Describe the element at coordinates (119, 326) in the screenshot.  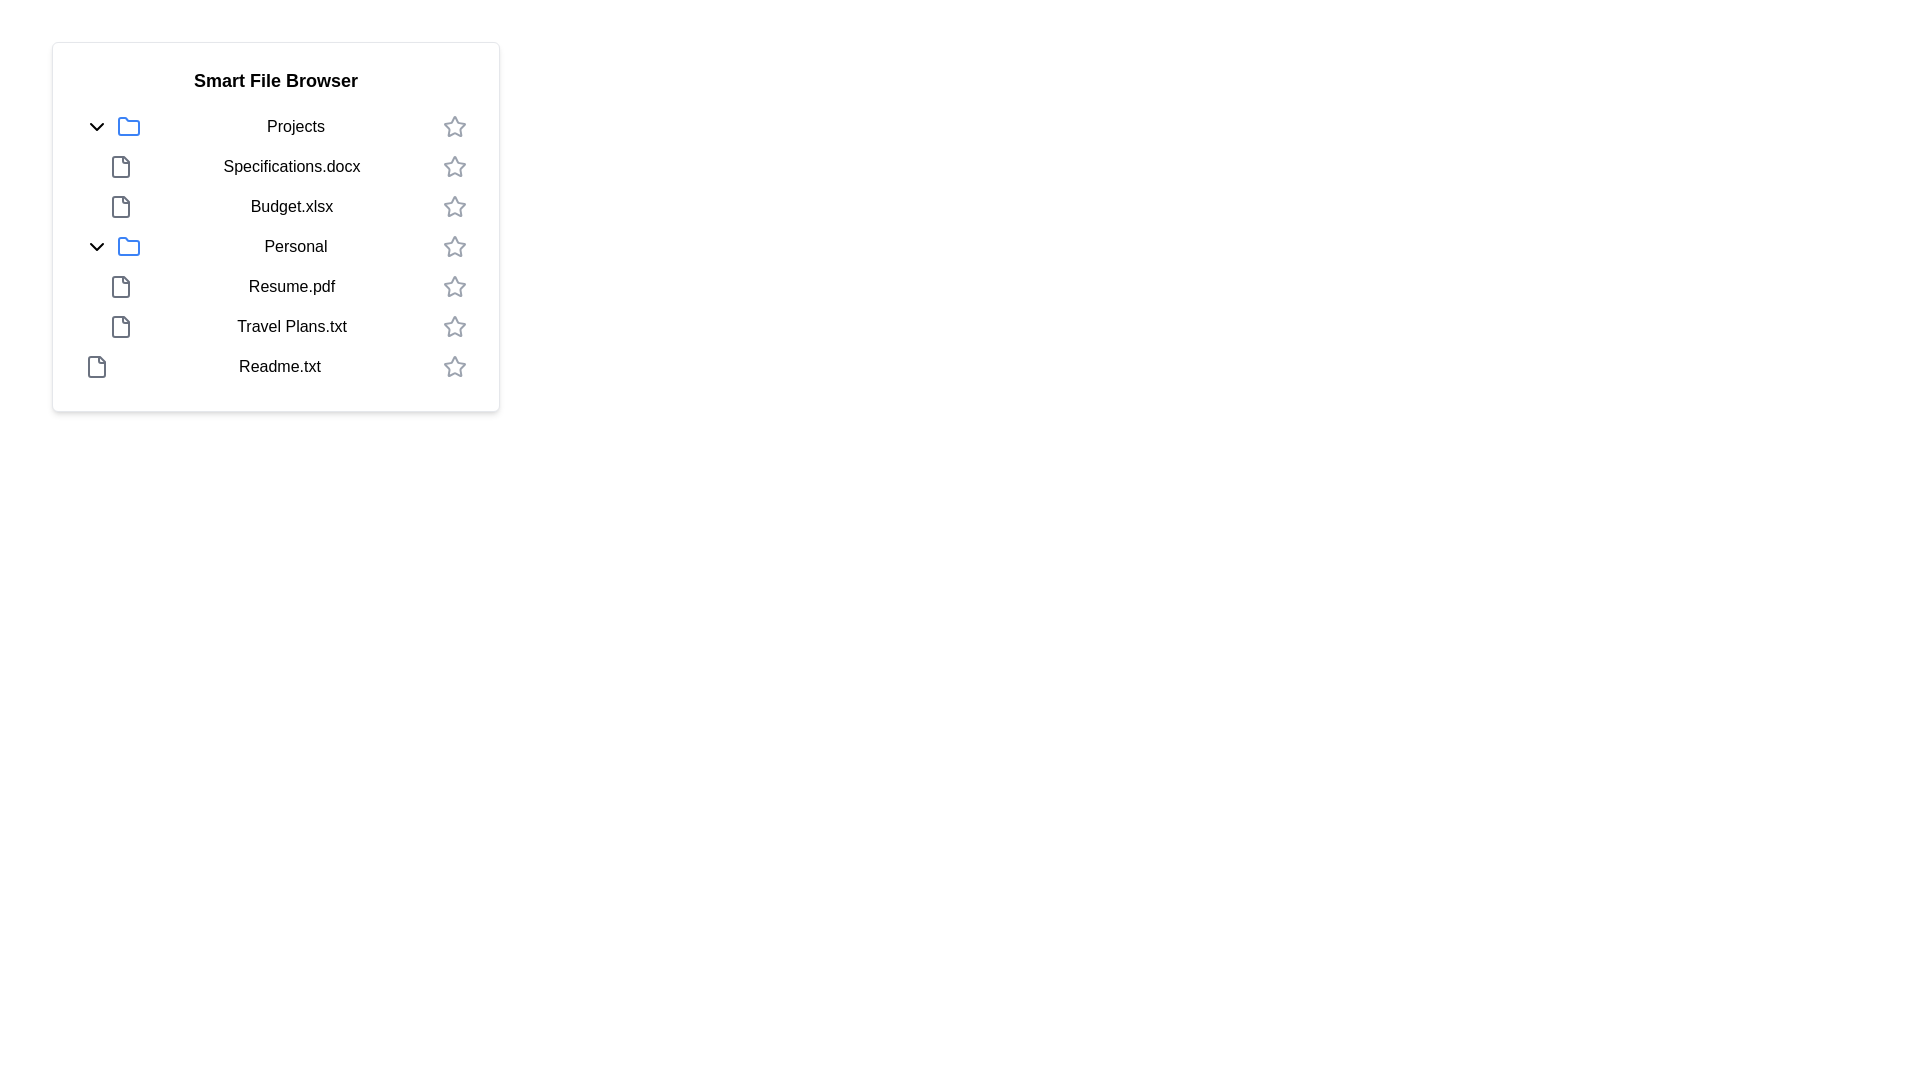
I see `the file icon representing 'Travel Plans.txt', located within the 'Personal' folder in the 'Smart File Browser' interface, positioned to the left of the text 'Travel Plans.txt' and below 'Resume.pdf'` at that location.